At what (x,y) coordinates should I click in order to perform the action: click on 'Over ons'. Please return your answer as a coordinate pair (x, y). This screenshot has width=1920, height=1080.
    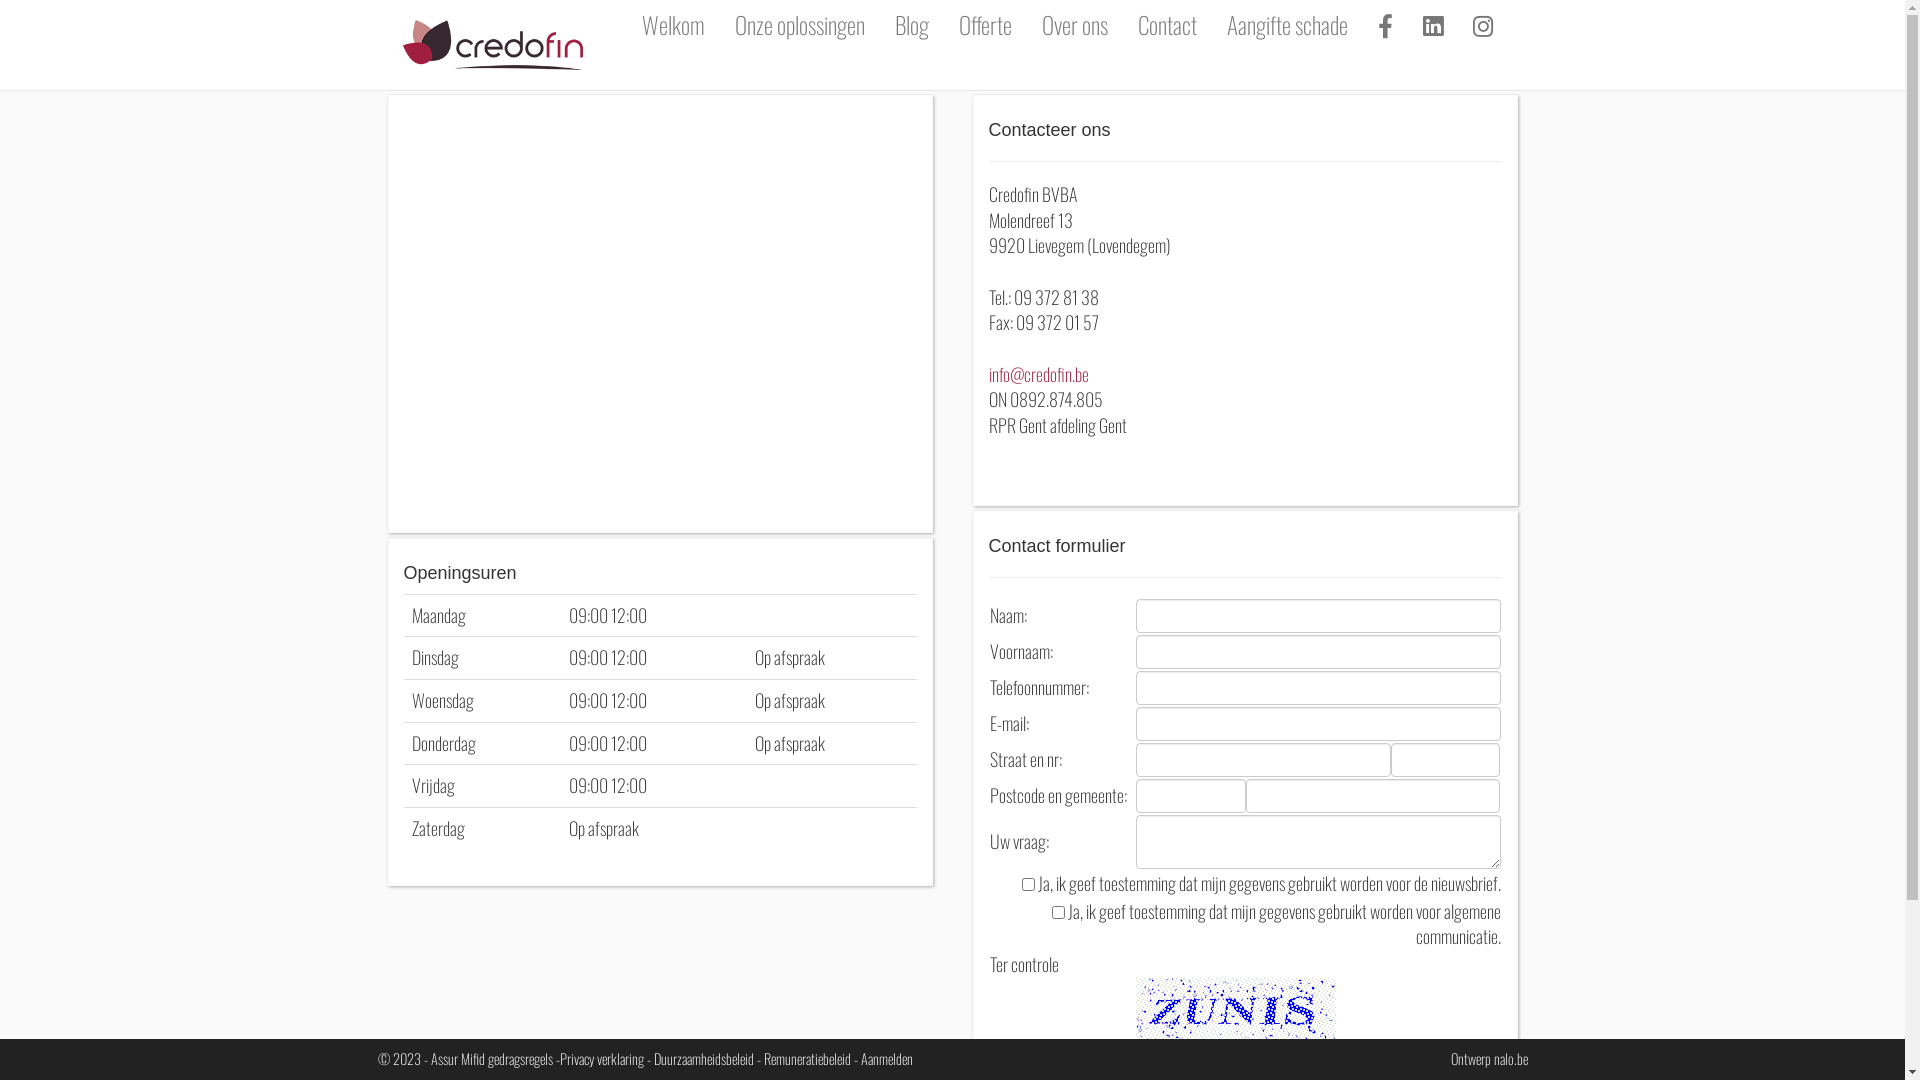
    Looking at the image, I should click on (1026, 24).